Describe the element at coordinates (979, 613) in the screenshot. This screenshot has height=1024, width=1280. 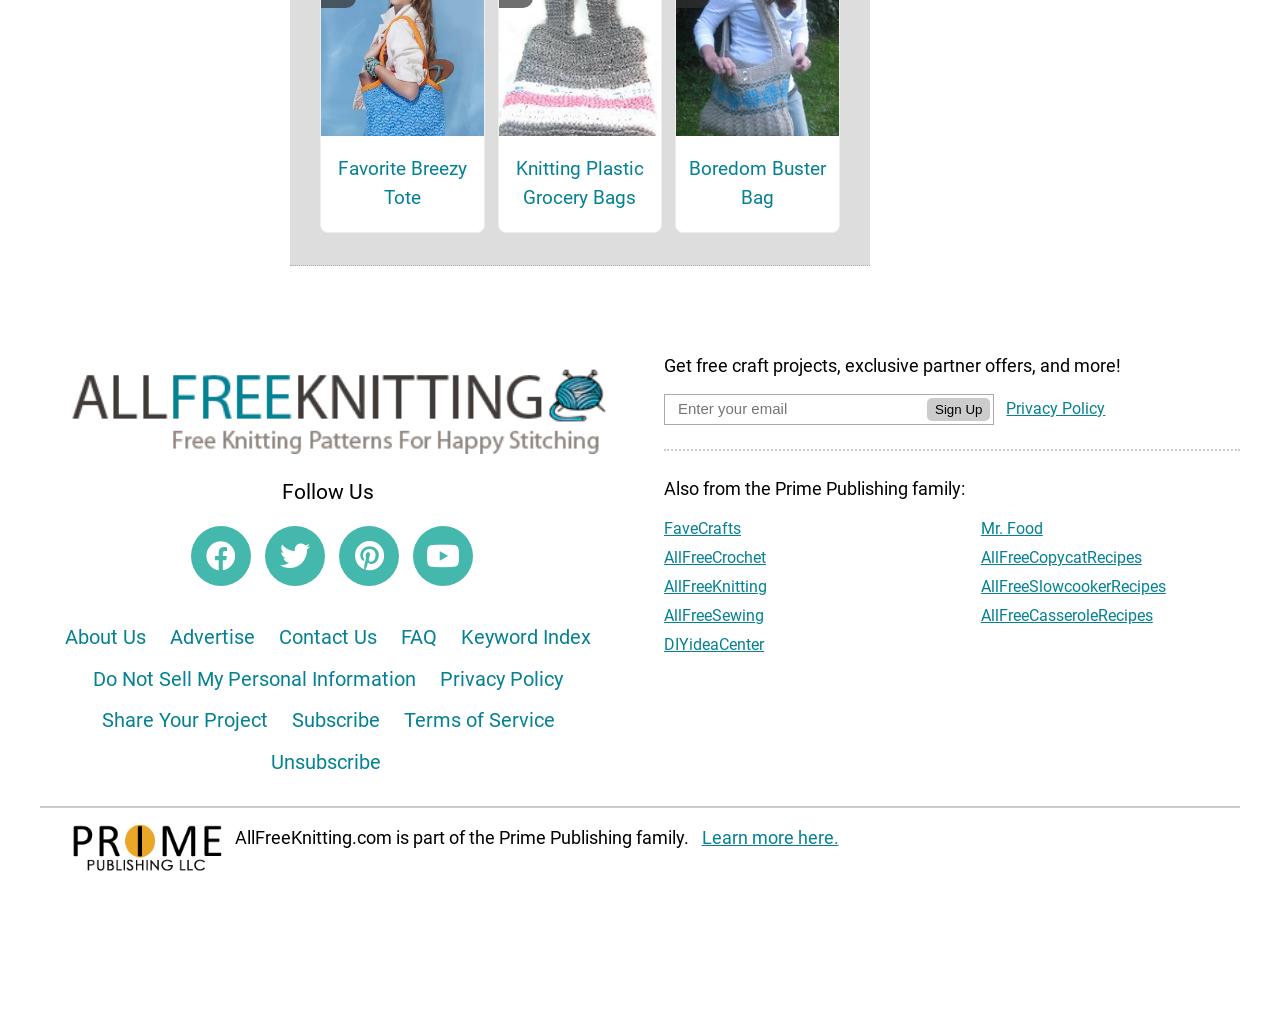
I see `'AllFreeSlowcookerRecipes'` at that location.